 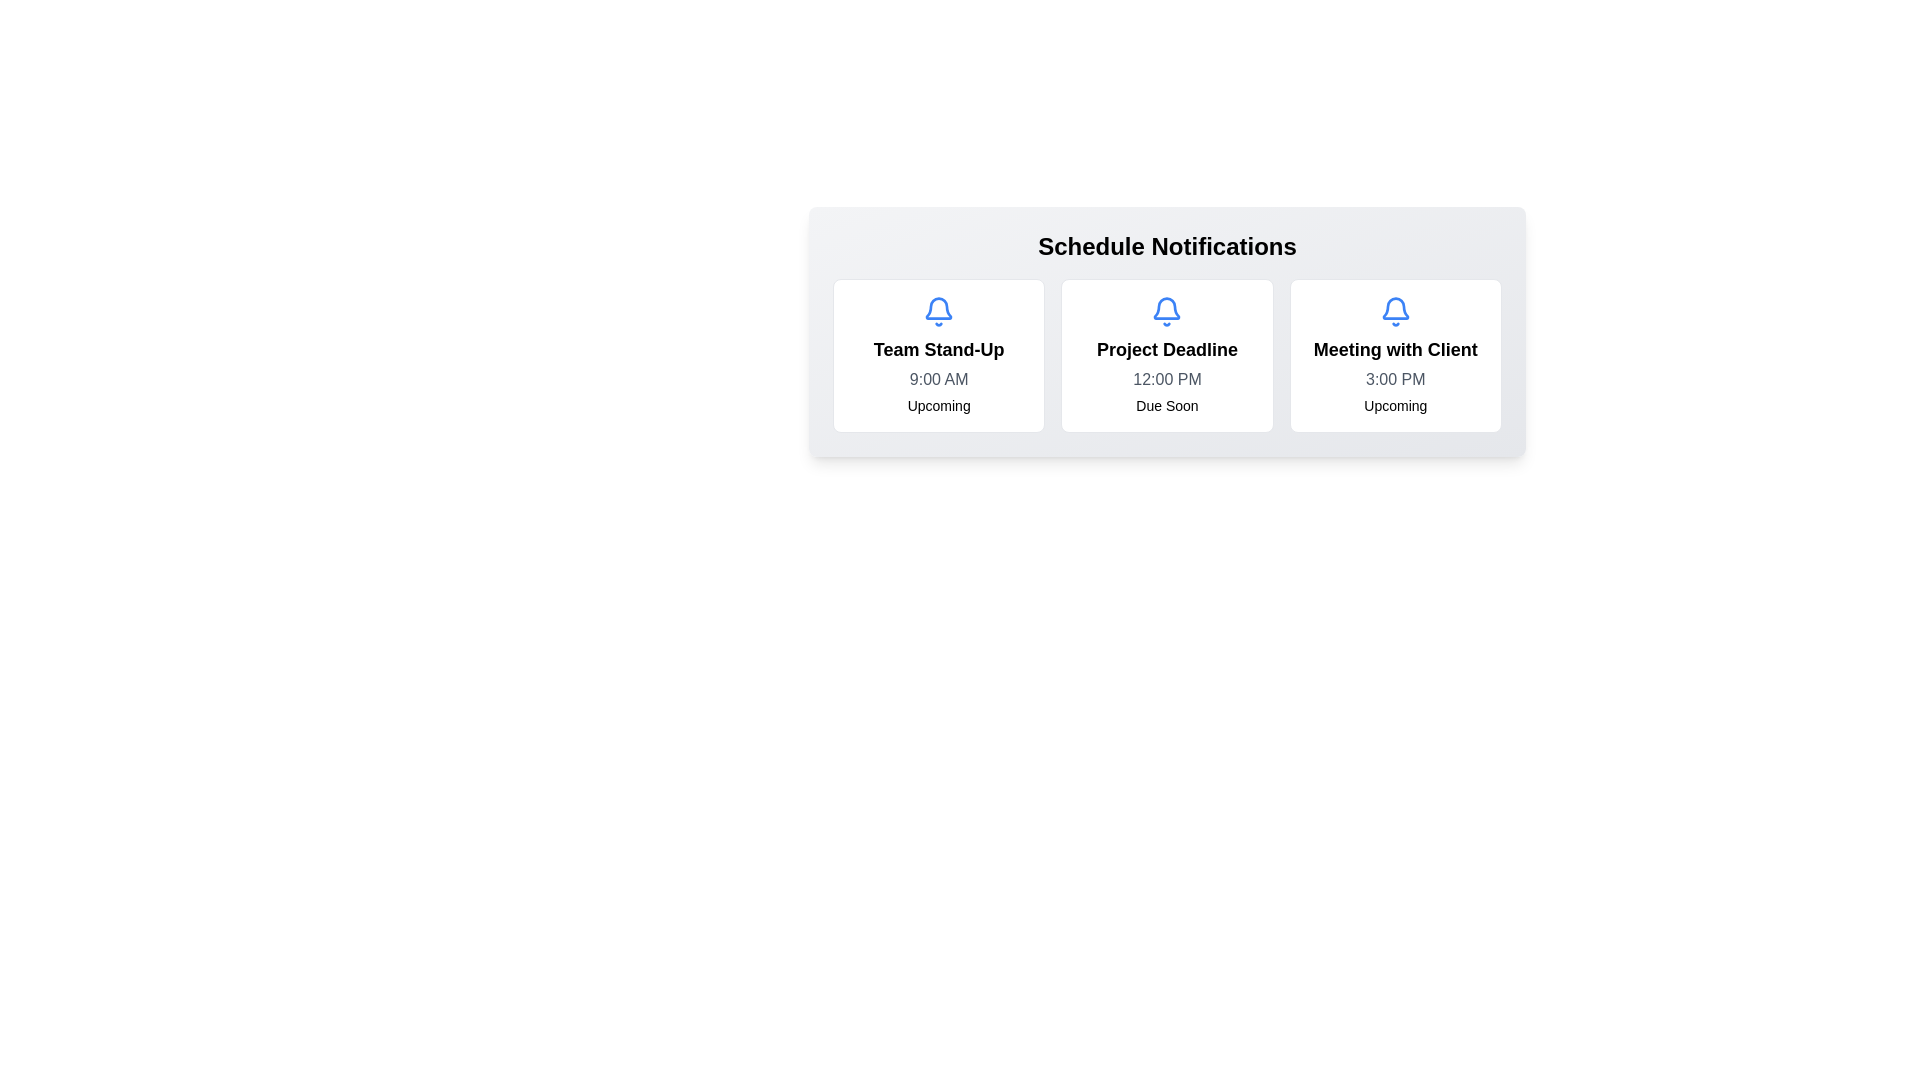 What do you see at coordinates (1394, 354) in the screenshot?
I see `details displayed on the scheduled notification card located in the third column of the grid layout, which contains information about an upcoming meeting` at bounding box center [1394, 354].